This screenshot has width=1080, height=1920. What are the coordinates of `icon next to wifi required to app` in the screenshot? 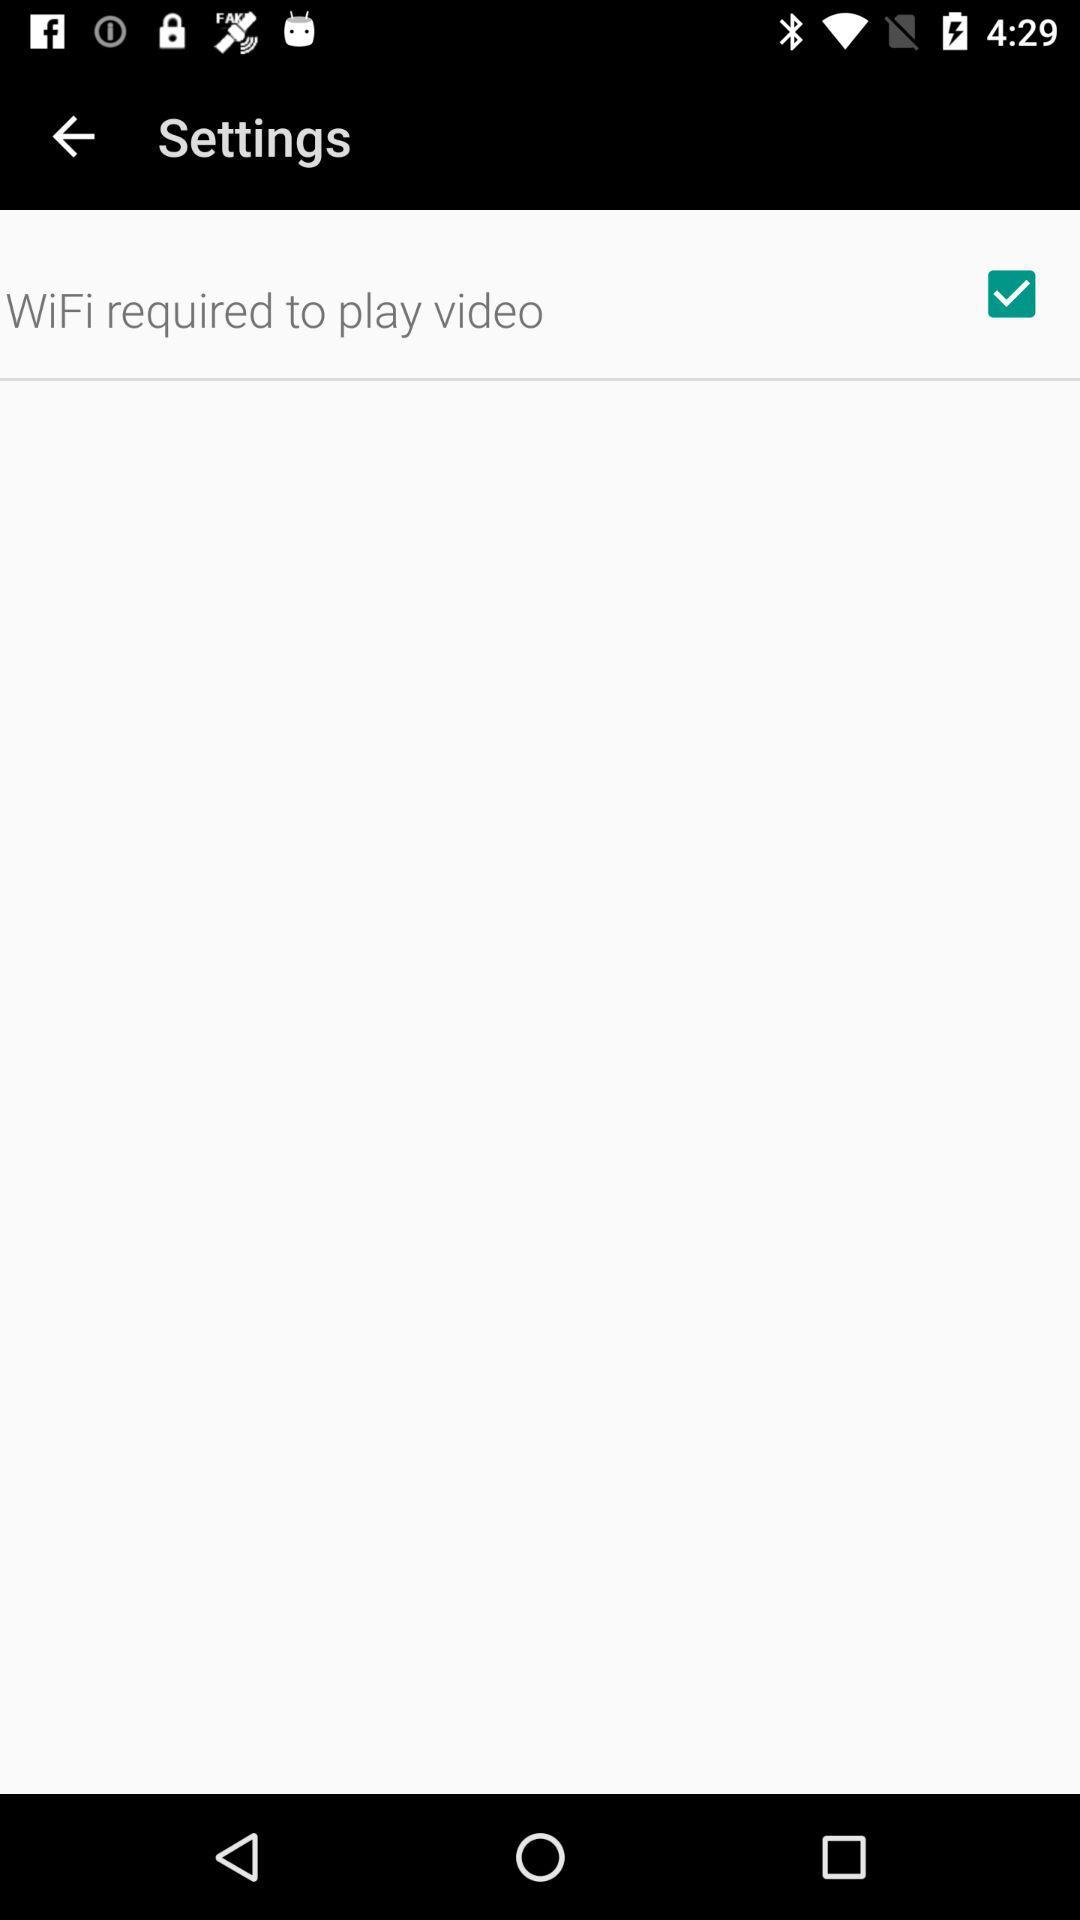 It's located at (1011, 292).